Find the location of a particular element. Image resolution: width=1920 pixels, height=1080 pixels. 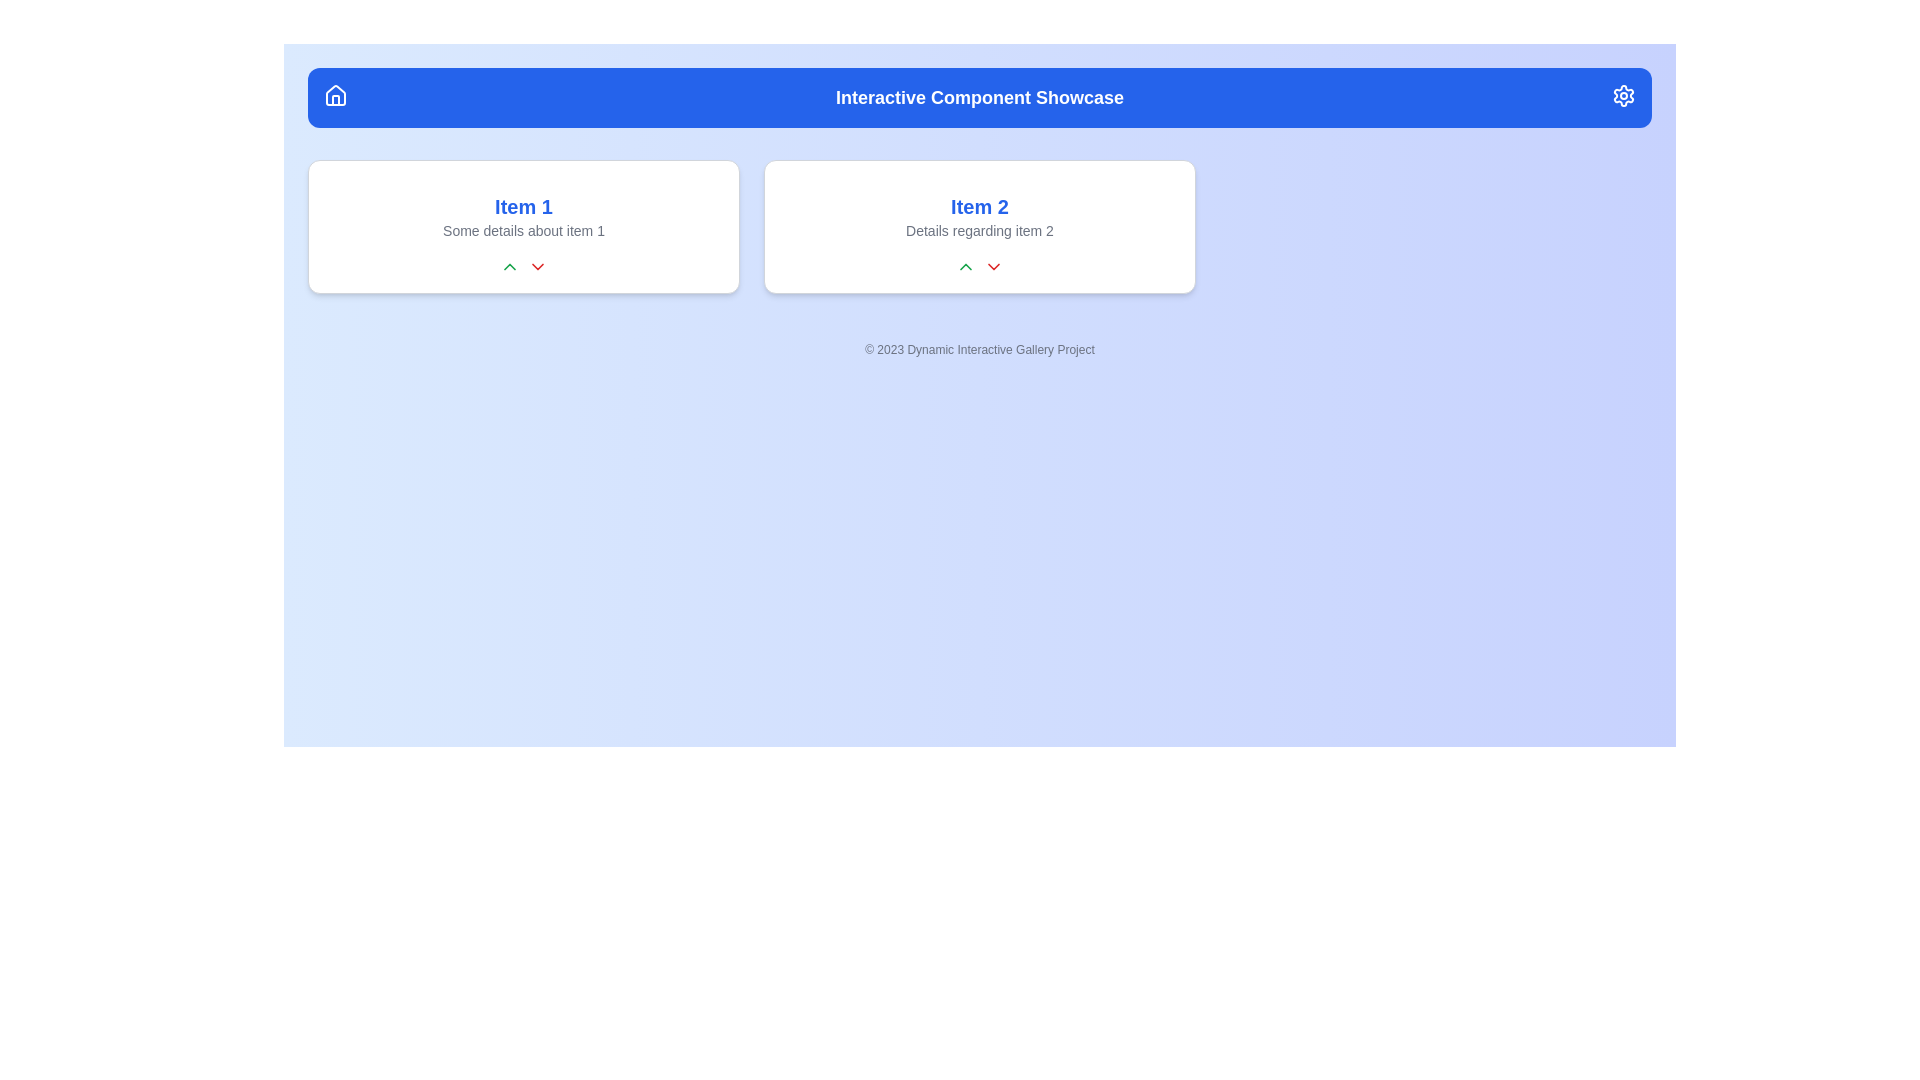

the static text label that displays 'Some details about item 1' located within the white rectangular card under the 'Item 1' headline is located at coordinates (523, 230).